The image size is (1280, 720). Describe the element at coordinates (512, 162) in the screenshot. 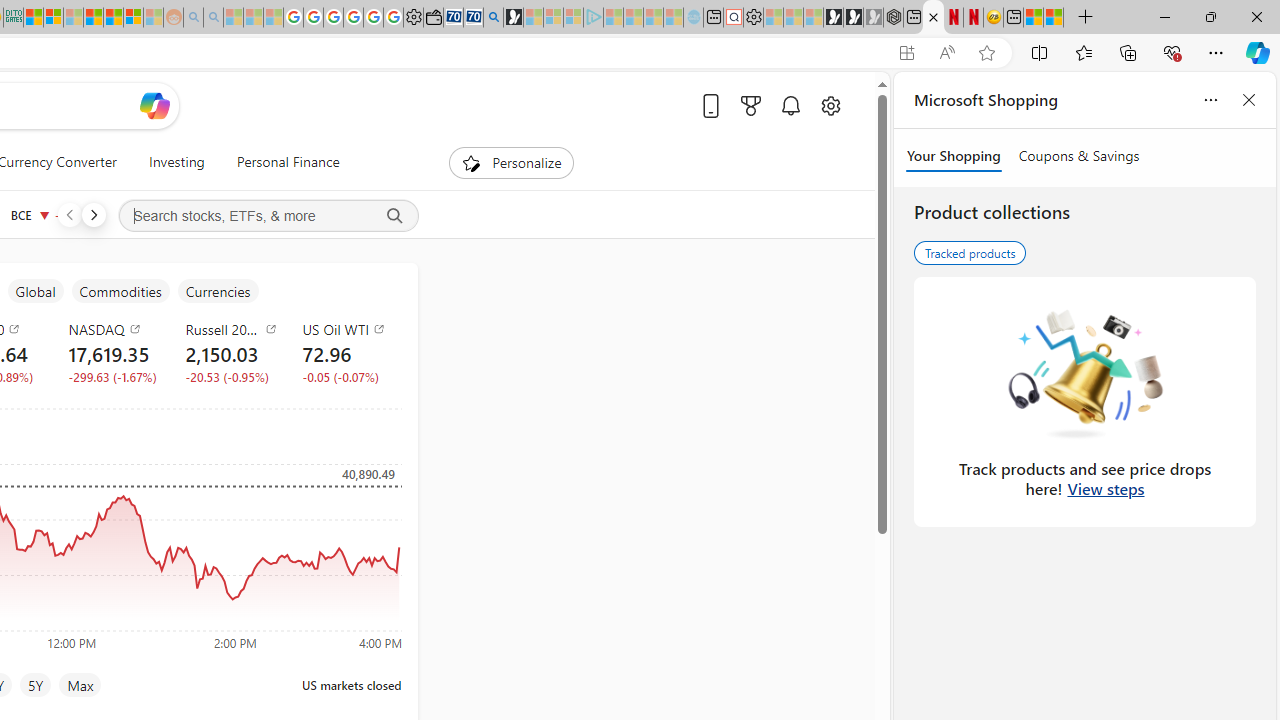

I see `'Personalize'` at that location.